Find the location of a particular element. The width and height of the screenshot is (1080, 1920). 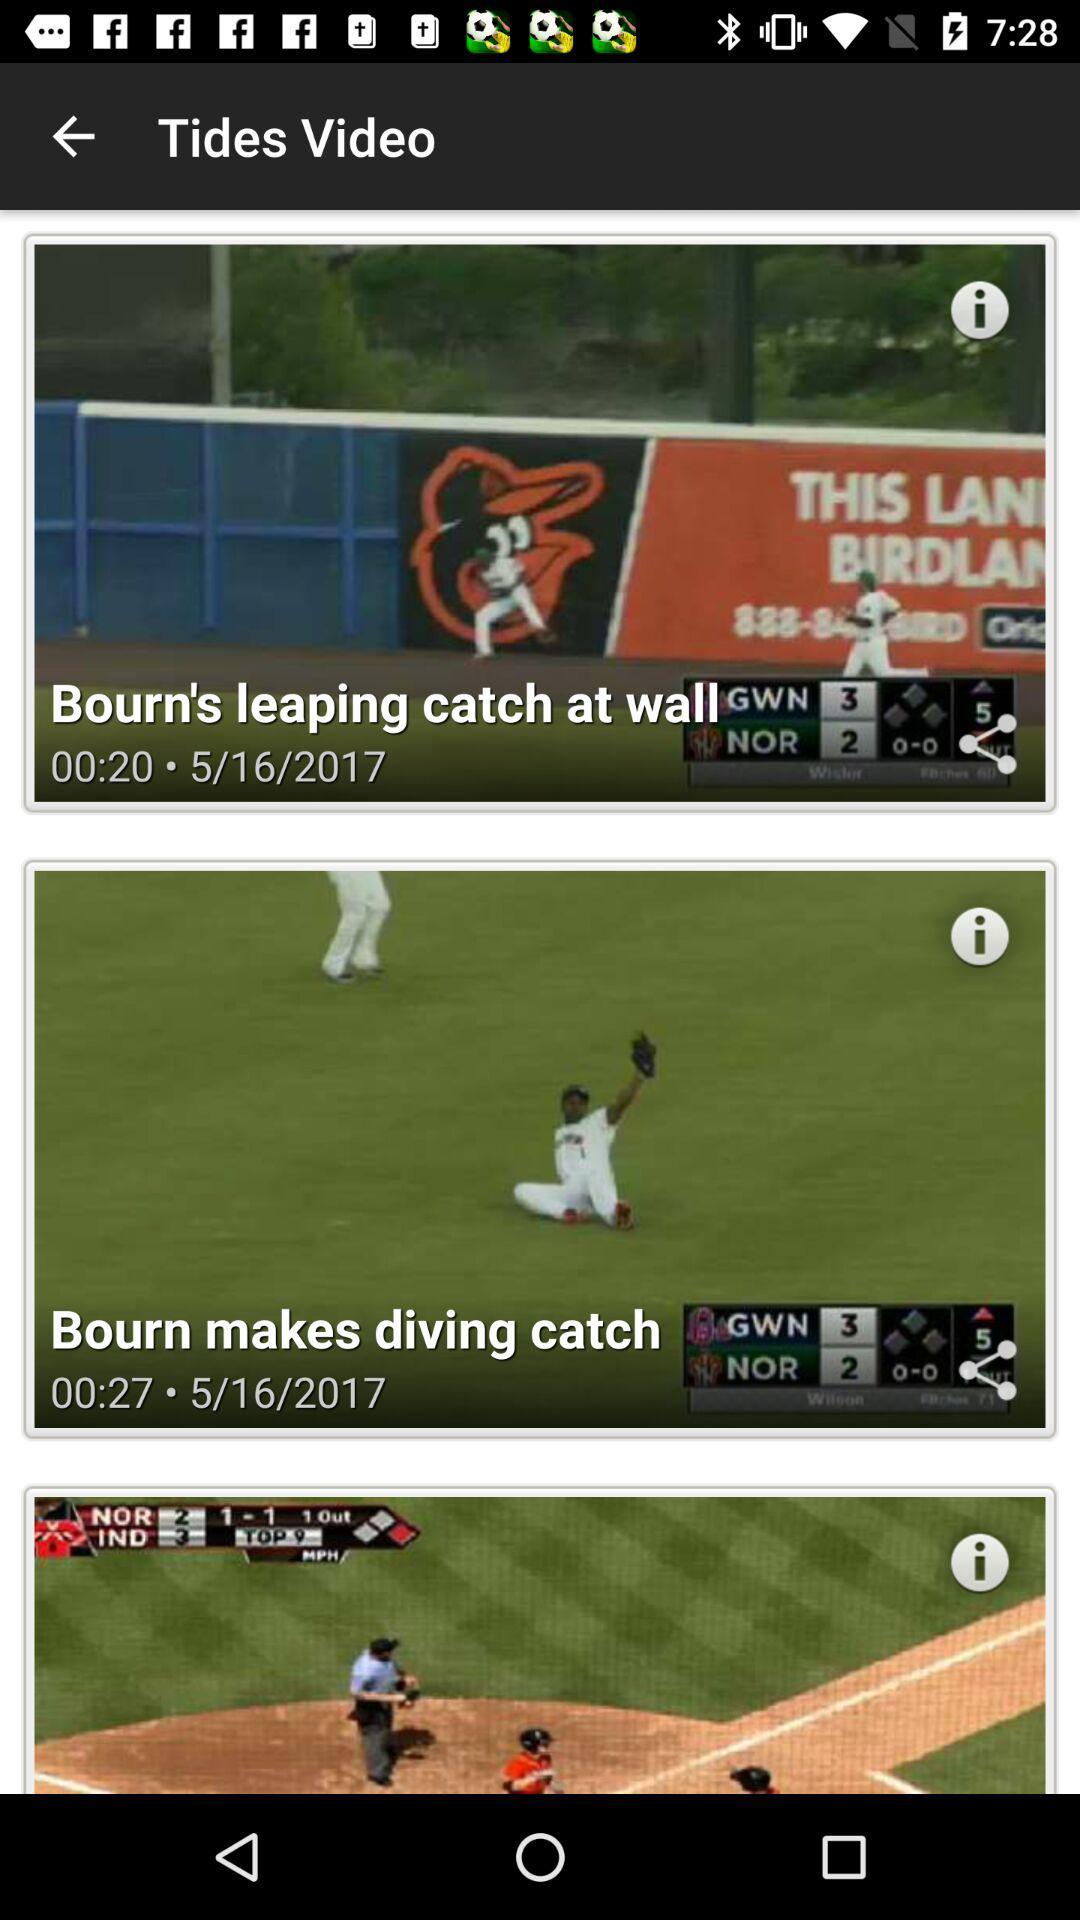

share video is located at coordinates (986, 743).